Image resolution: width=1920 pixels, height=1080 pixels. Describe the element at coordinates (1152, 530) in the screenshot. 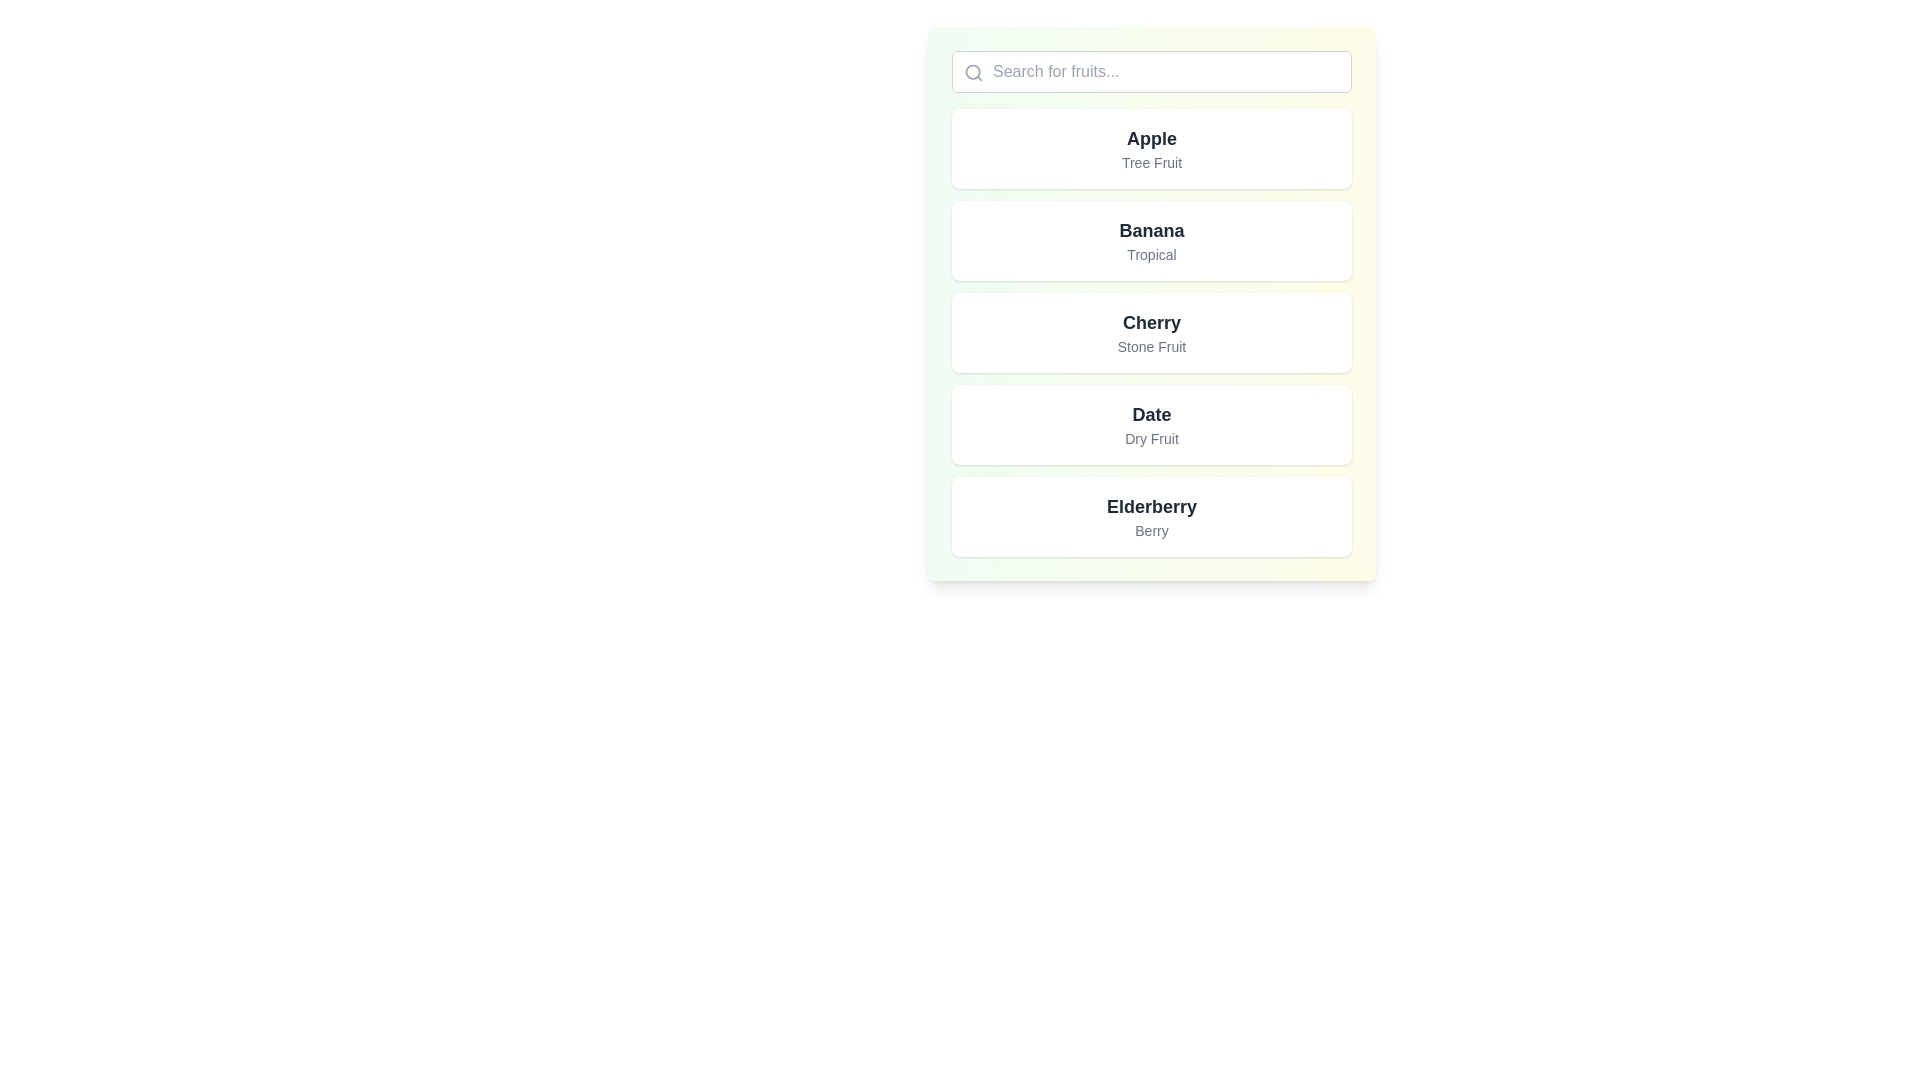

I see `the descriptive text label located directly below the 'Elderberry' title in the fifth item of a vertically stacked list` at that location.